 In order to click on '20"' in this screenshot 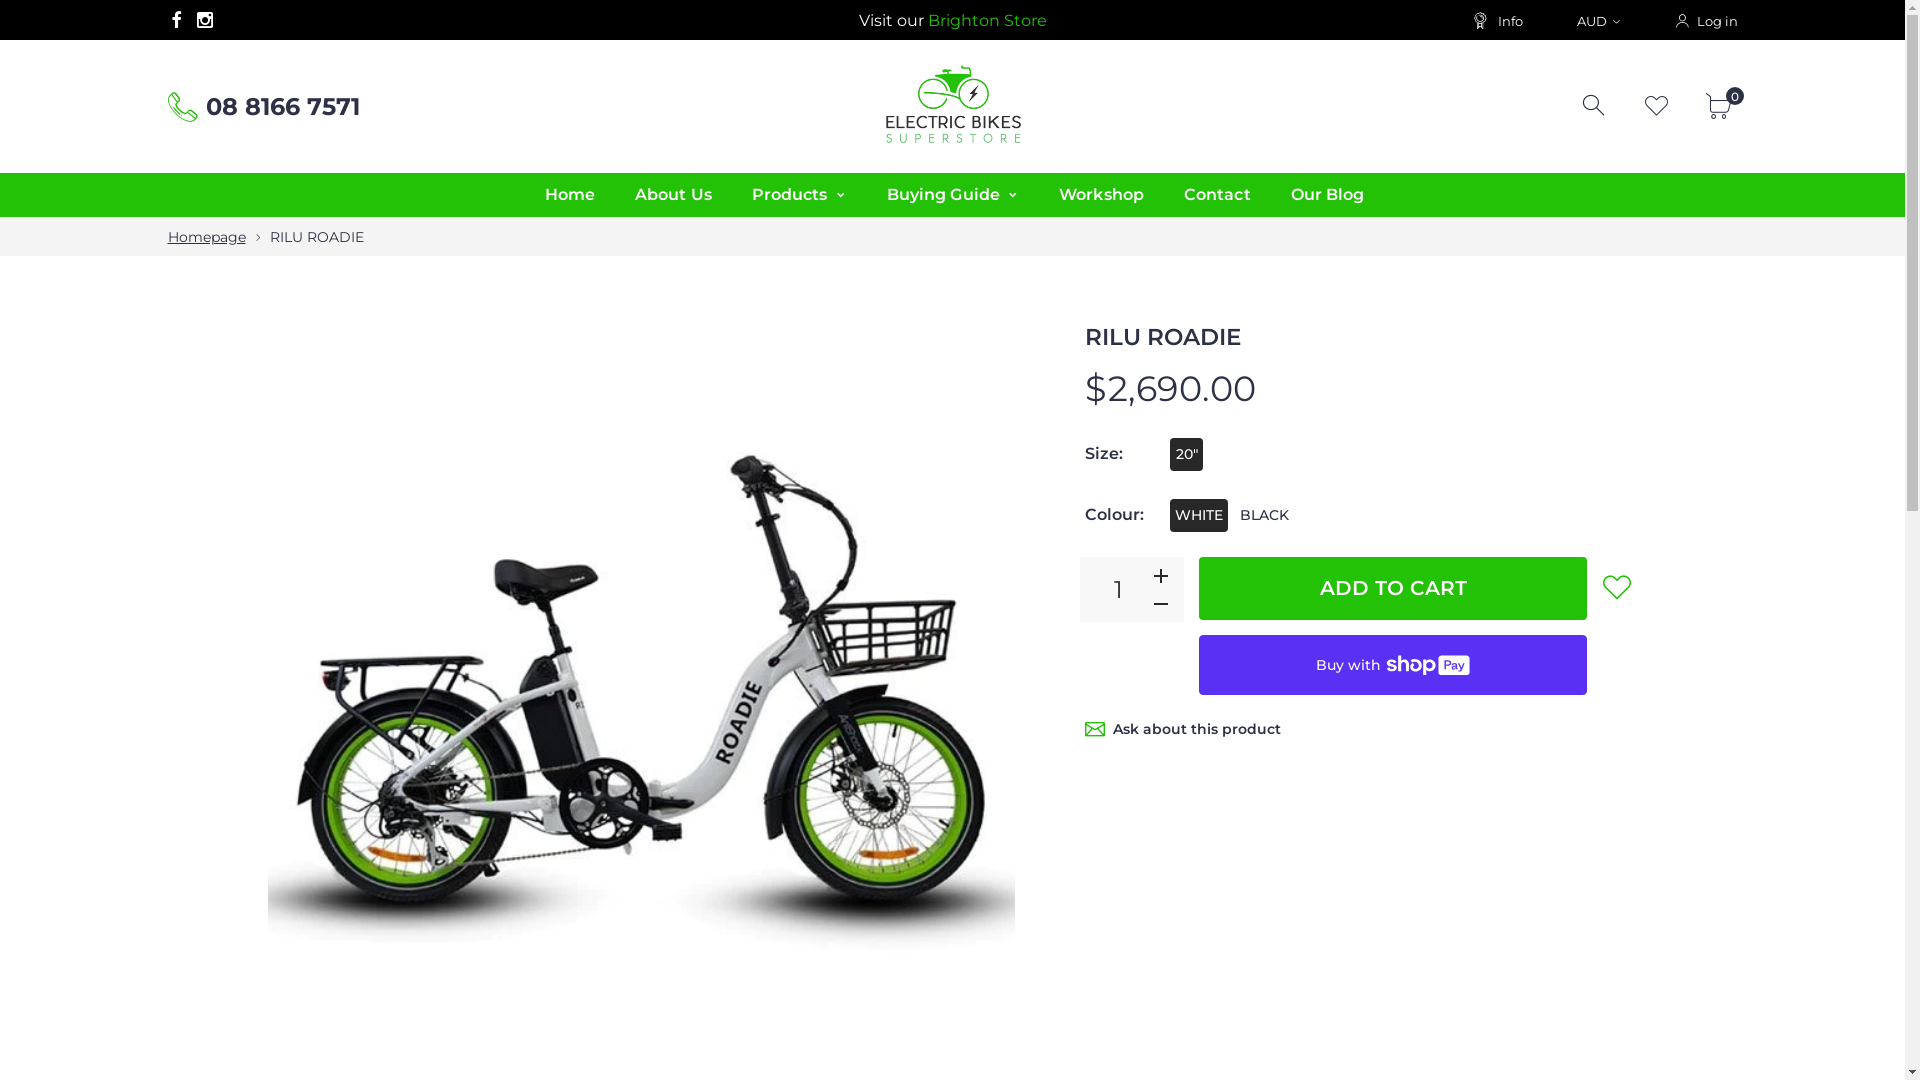, I will do `click(1186, 454)`.